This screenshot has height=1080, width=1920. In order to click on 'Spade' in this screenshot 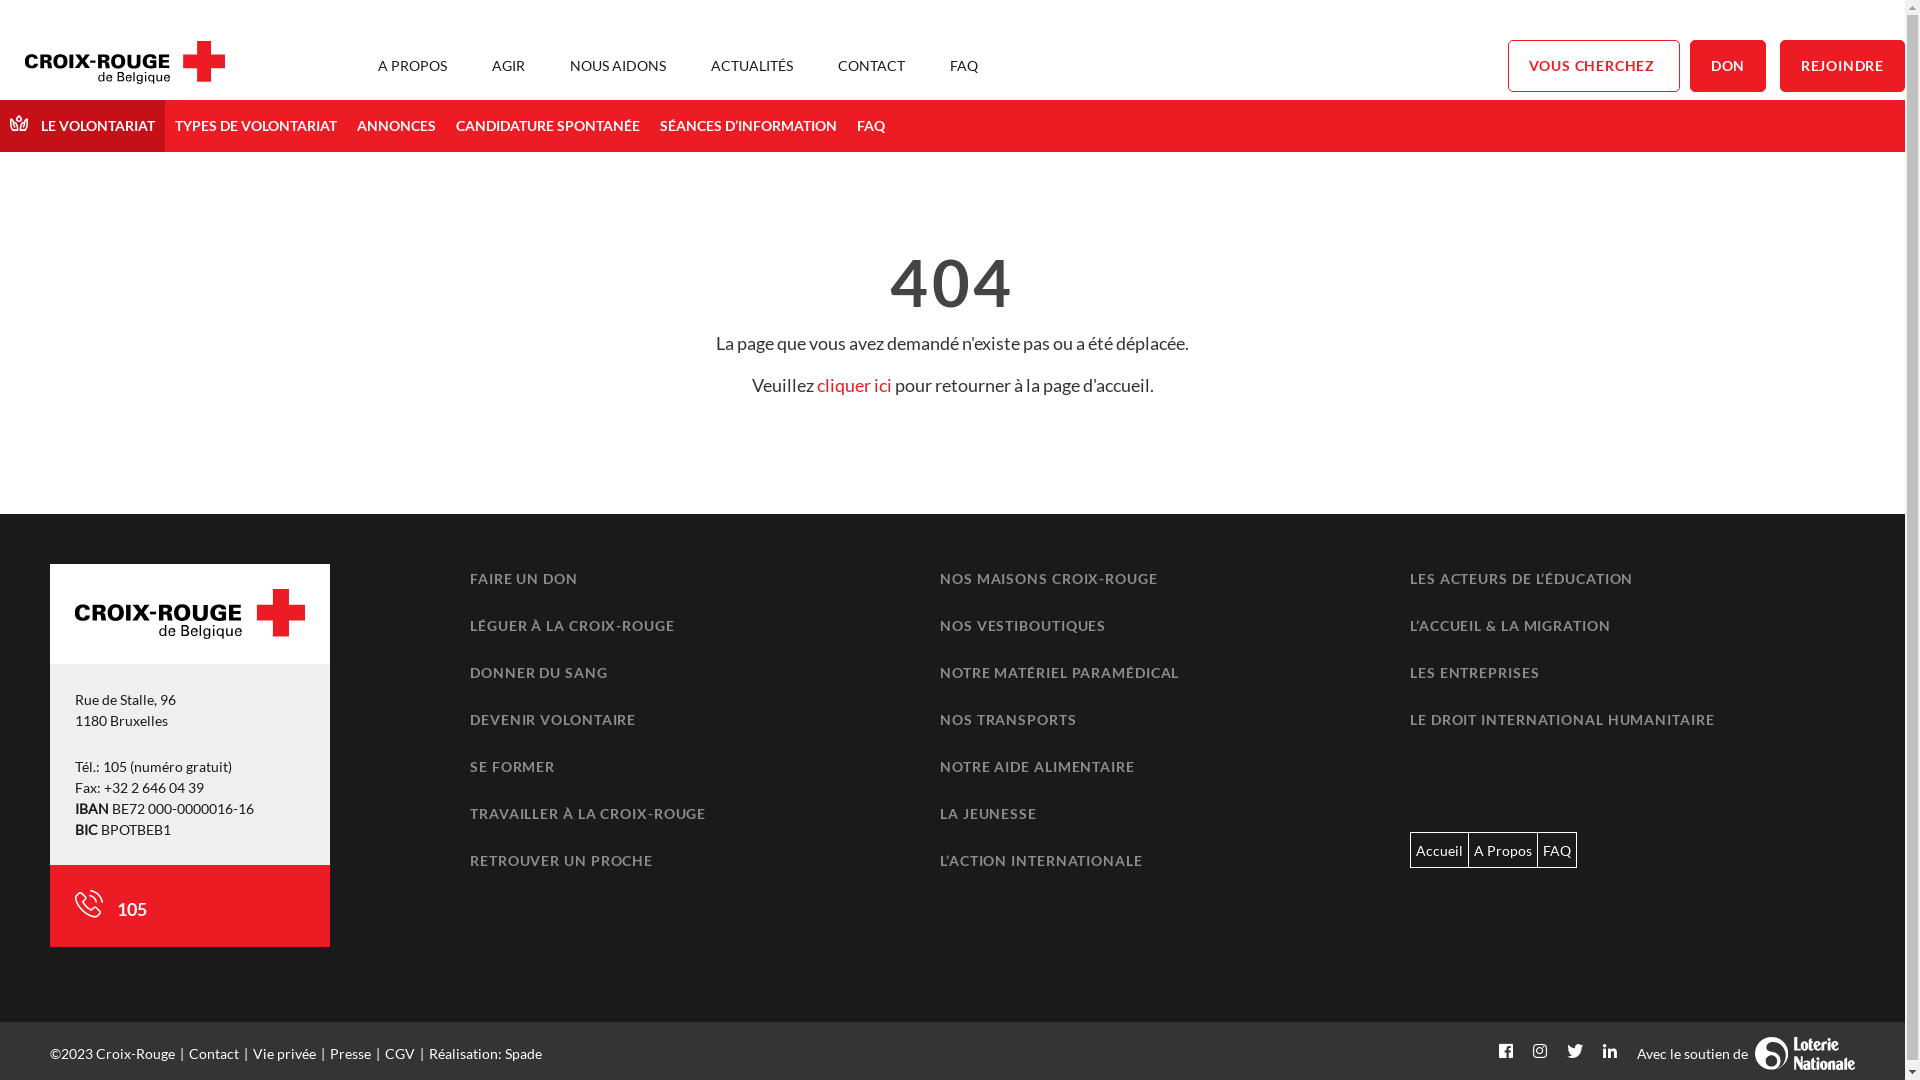, I will do `click(523, 1052)`.